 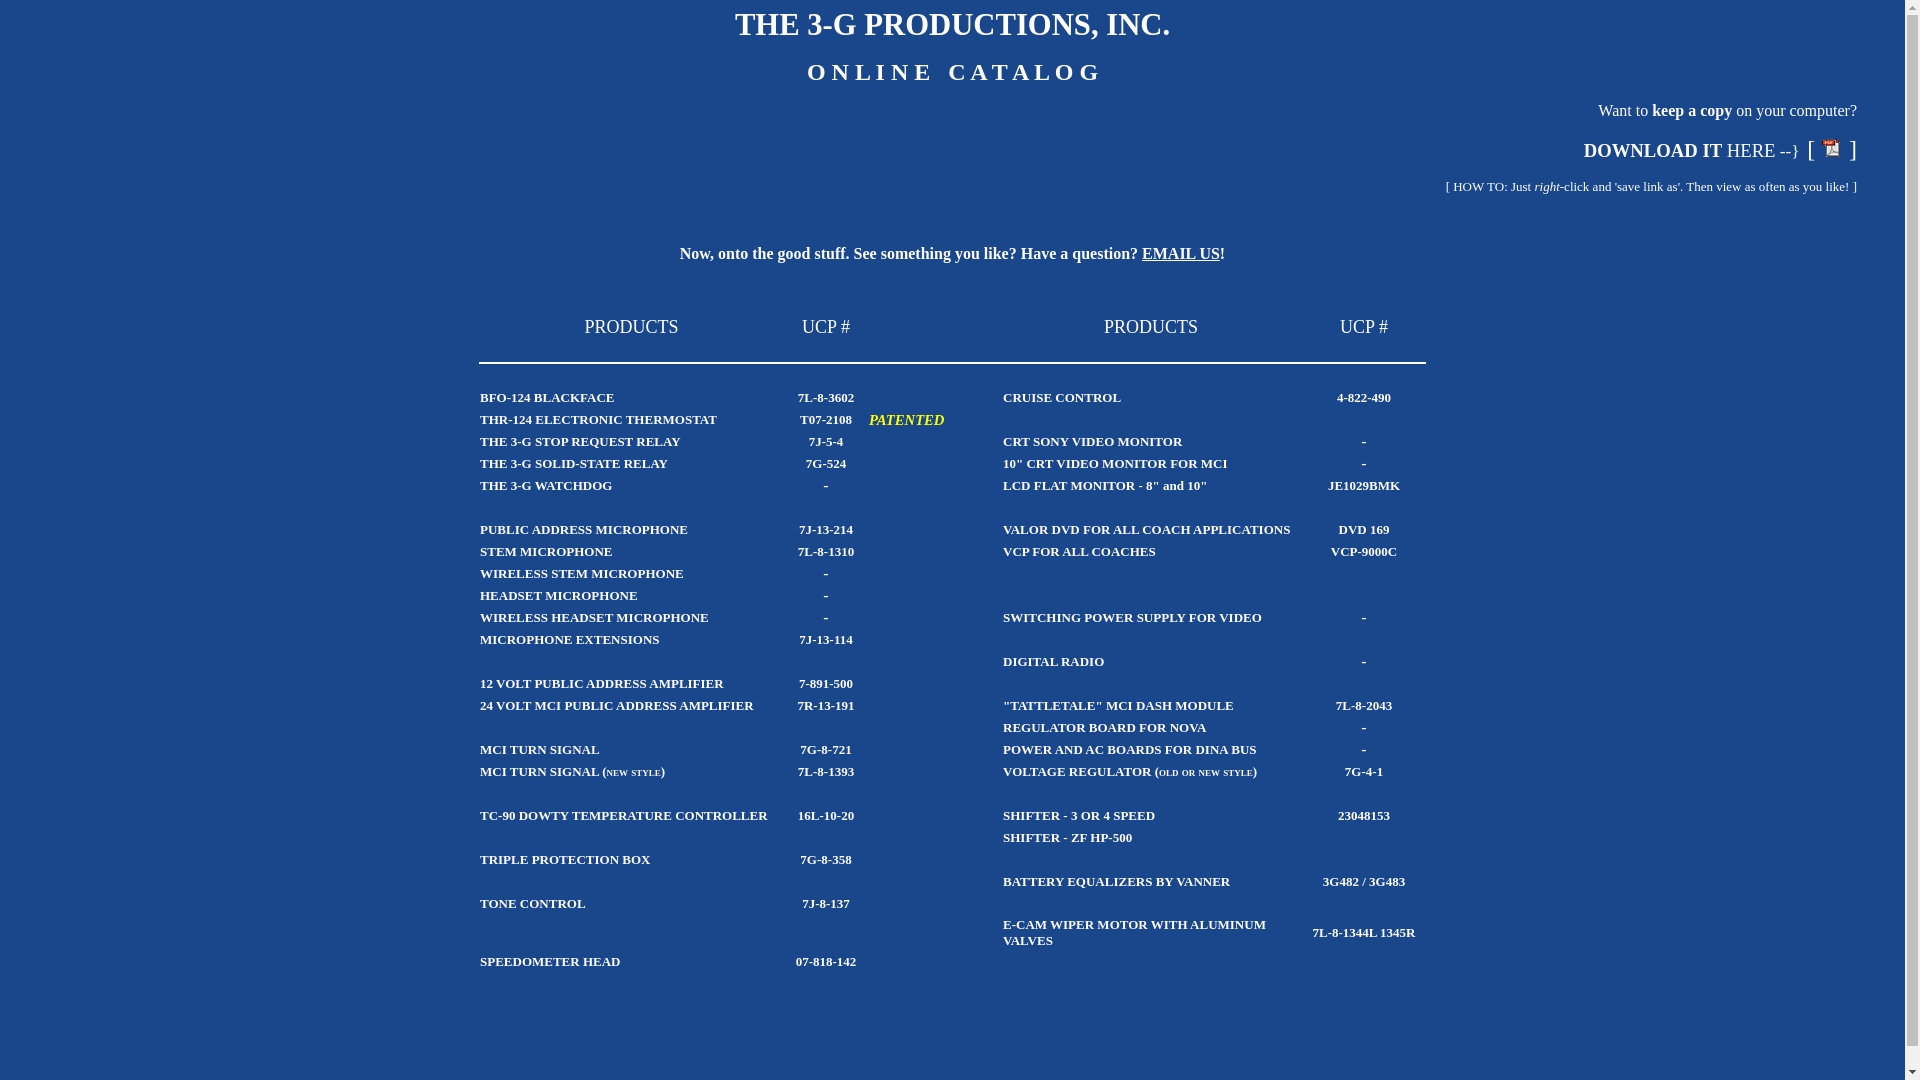 What do you see at coordinates (1078, 815) in the screenshot?
I see `'SHIFTER - 3 OR 4 SPEED'` at bounding box center [1078, 815].